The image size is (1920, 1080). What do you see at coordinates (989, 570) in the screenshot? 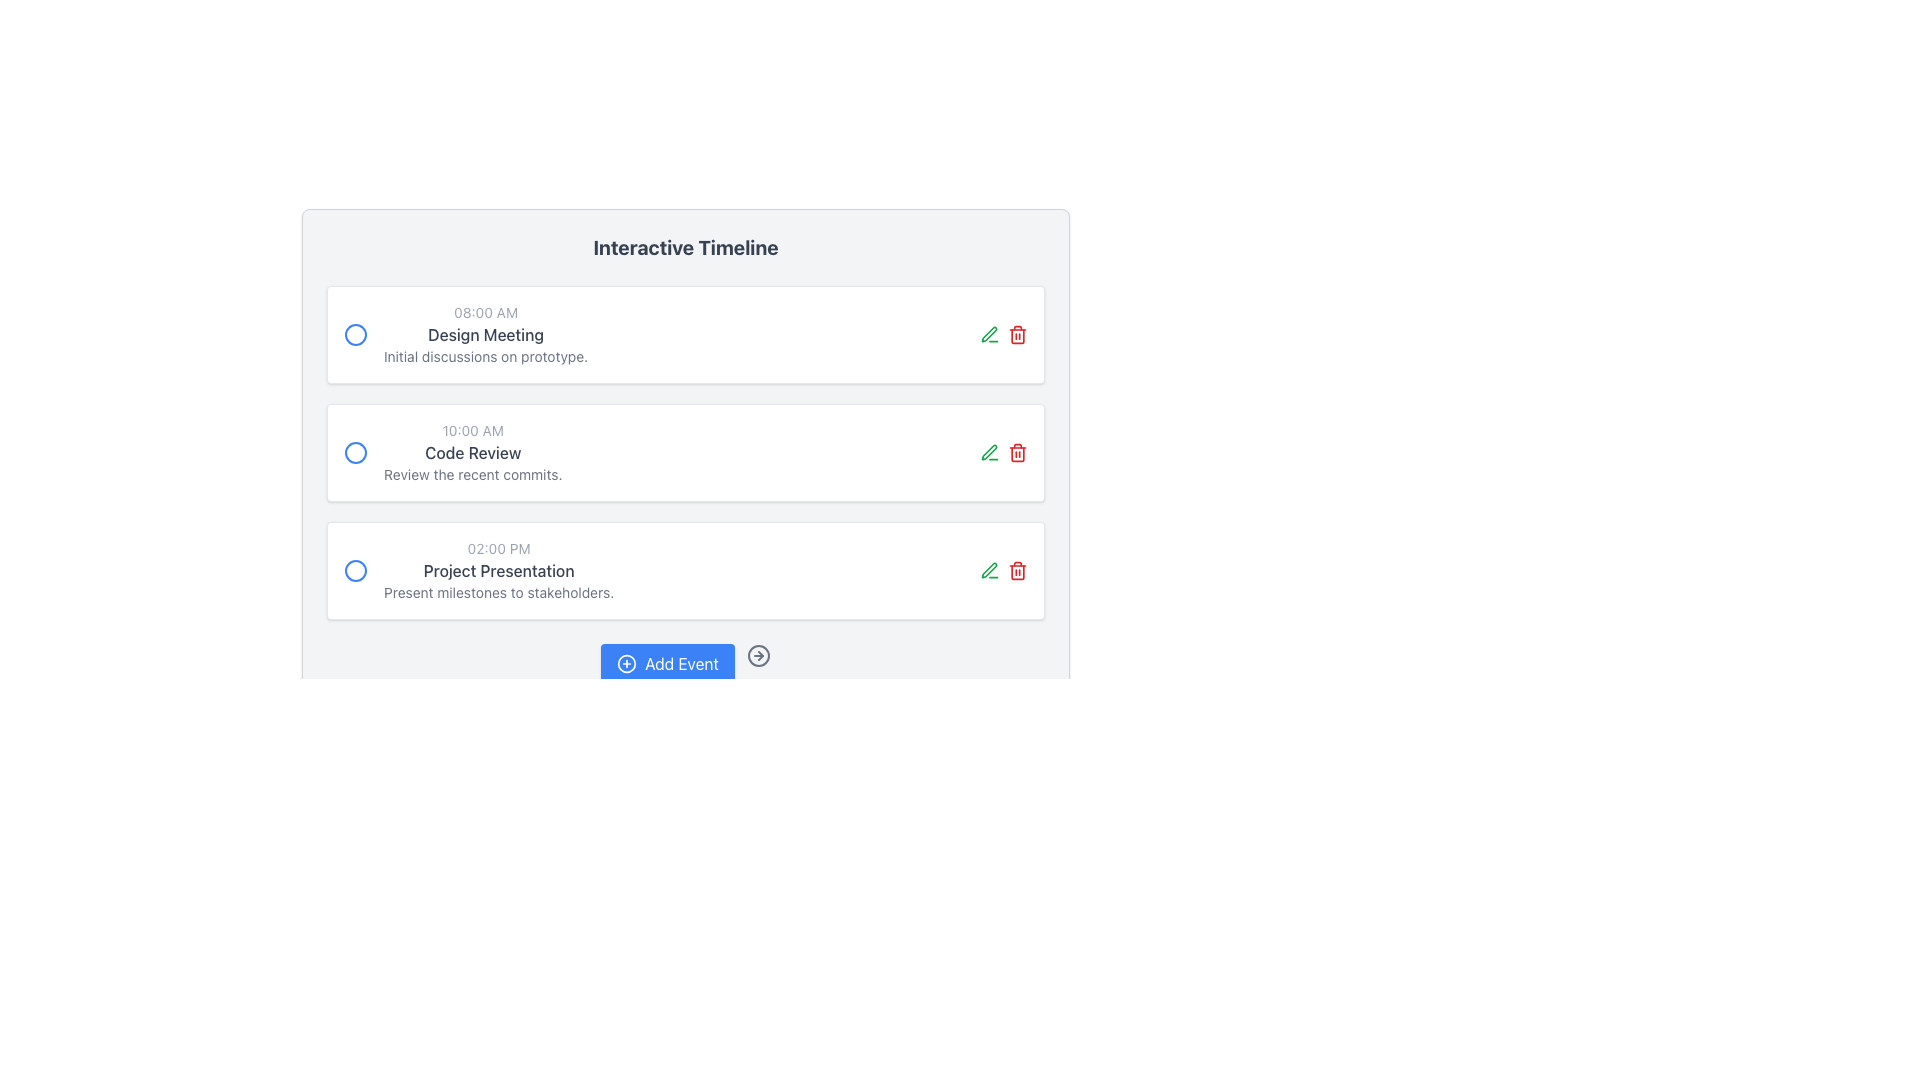
I see `the green pencil icon located to the left of the trash bin icon in the group of icons on the right-hand side of the timeline entry for 'Project Presentation'` at bounding box center [989, 570].